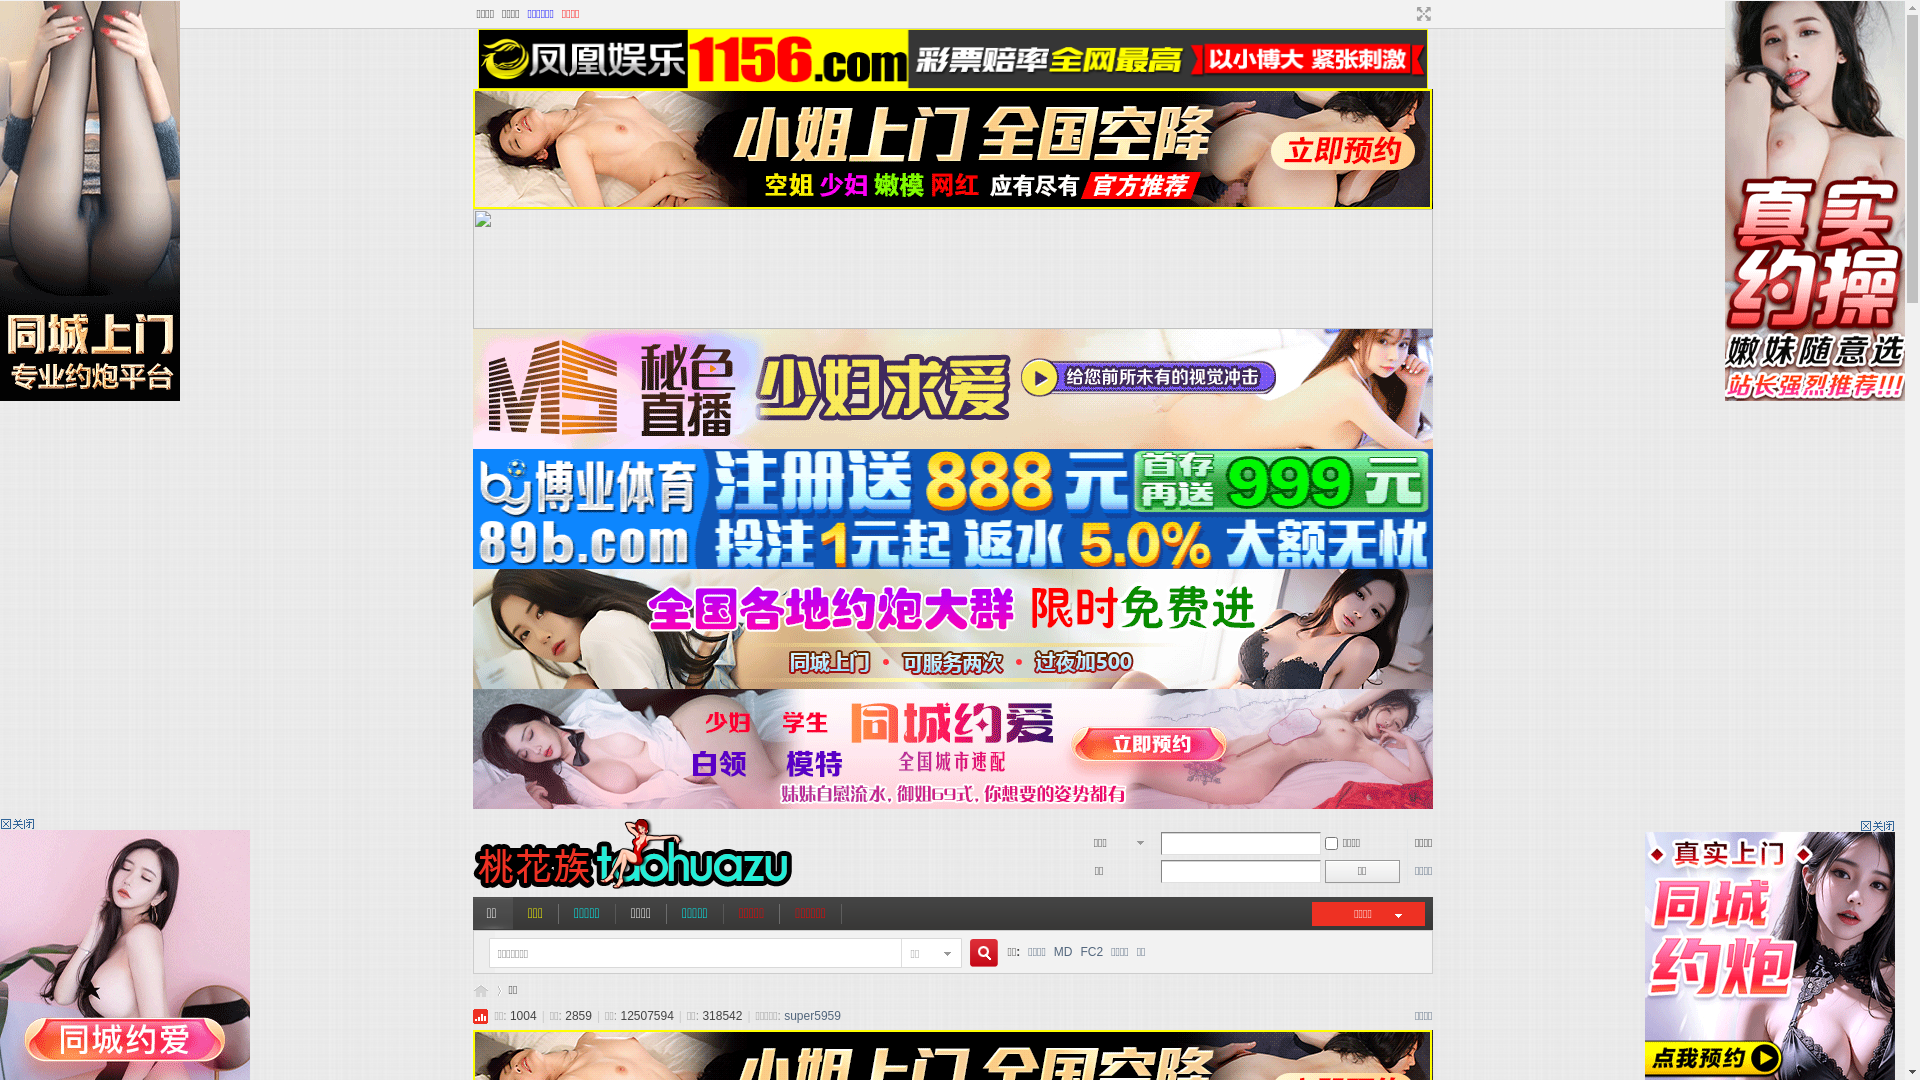  I want to click on 'true', so click(976, 952).